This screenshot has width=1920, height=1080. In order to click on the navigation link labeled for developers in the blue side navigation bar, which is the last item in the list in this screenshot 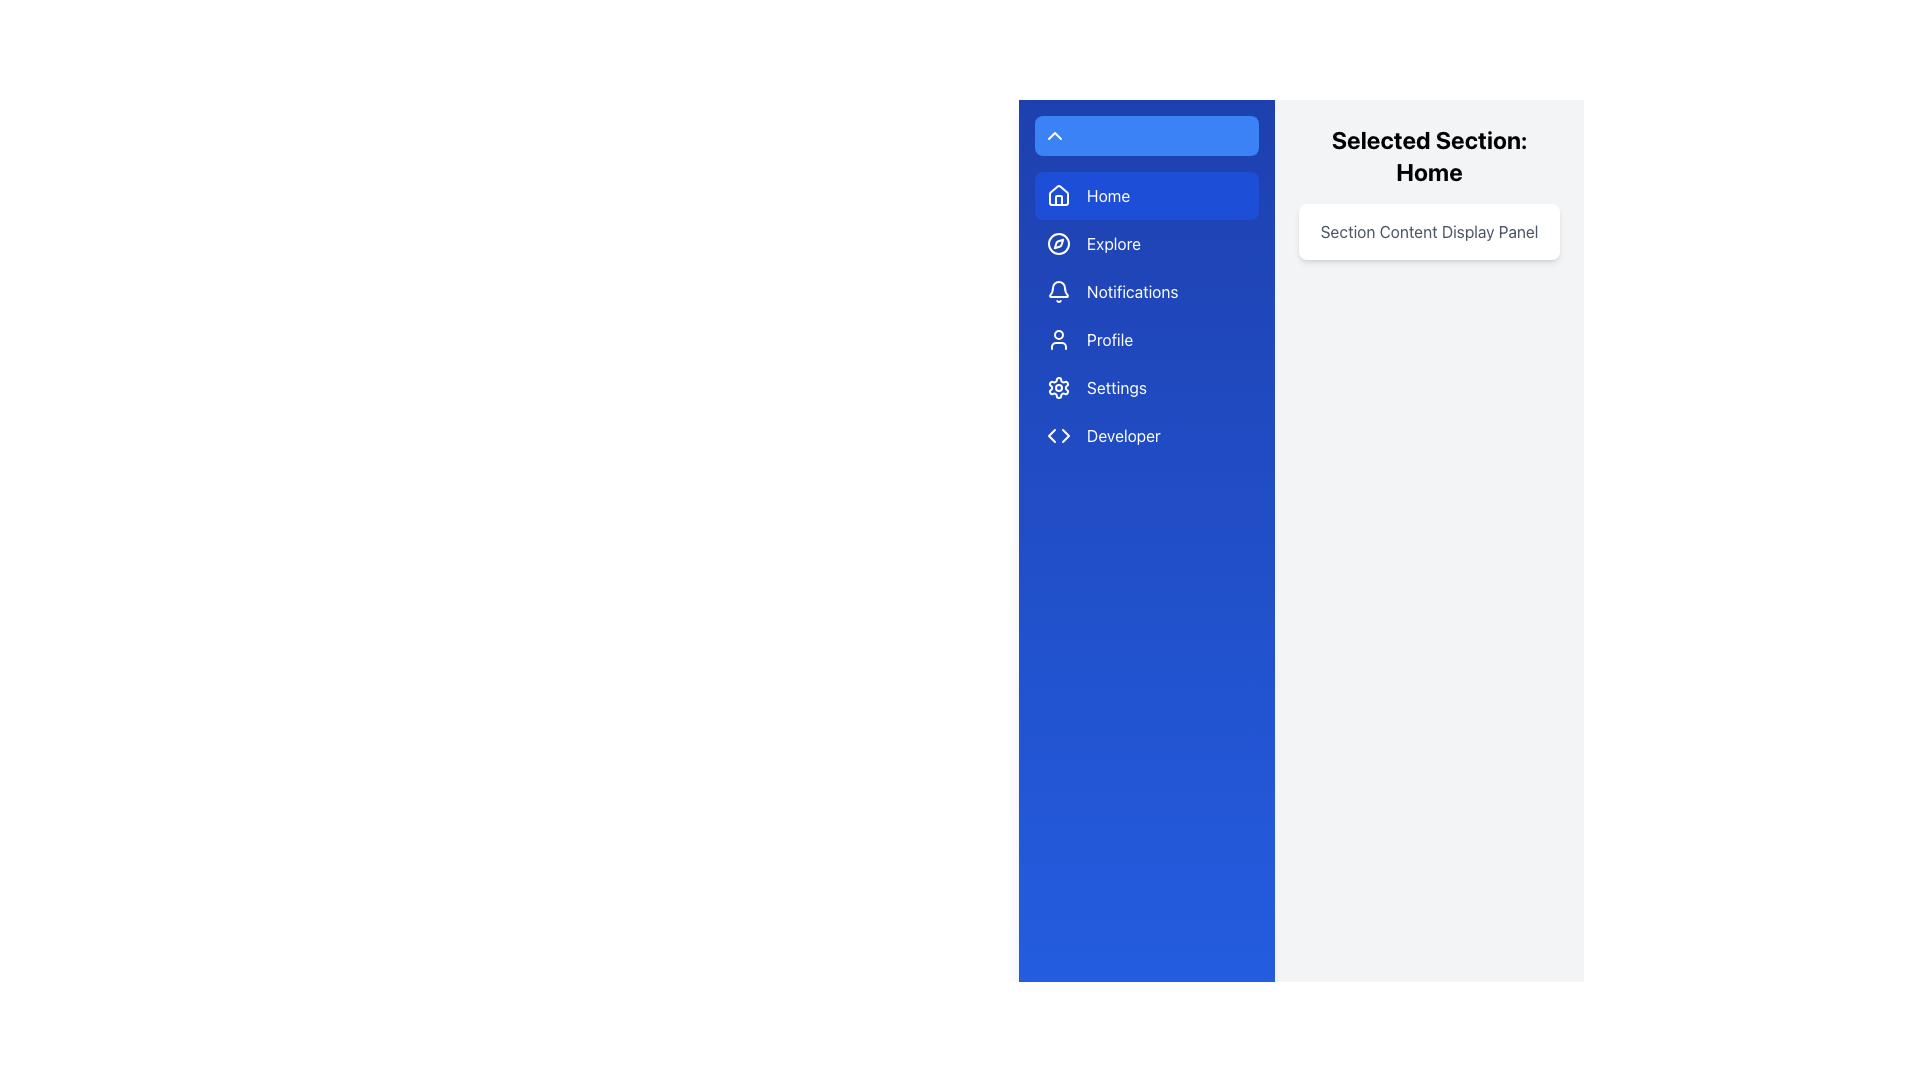, I will do `click(1123, 434)`.